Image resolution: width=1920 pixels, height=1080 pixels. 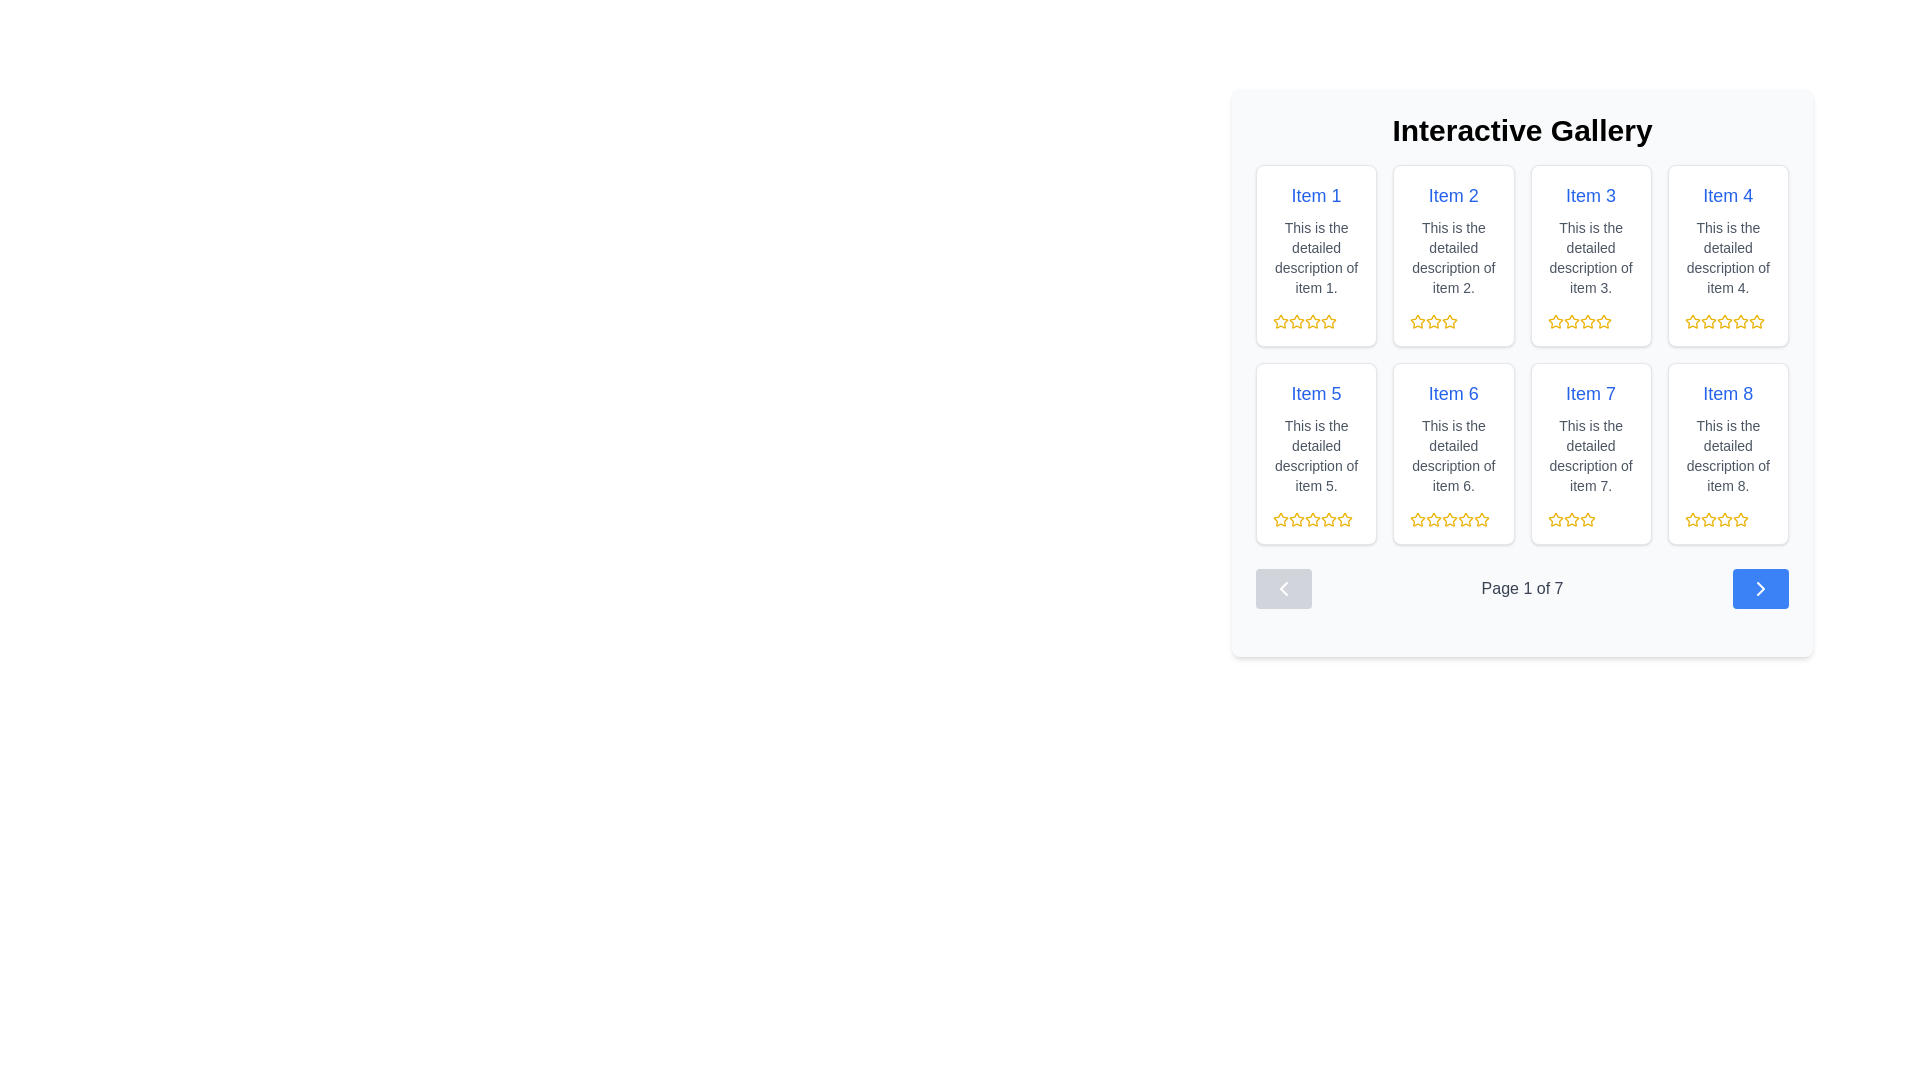 I want to click on the static text label displaying 'Page 1 of 7' located centrally at the bottom of the interface, so click(x=1521, y=588).